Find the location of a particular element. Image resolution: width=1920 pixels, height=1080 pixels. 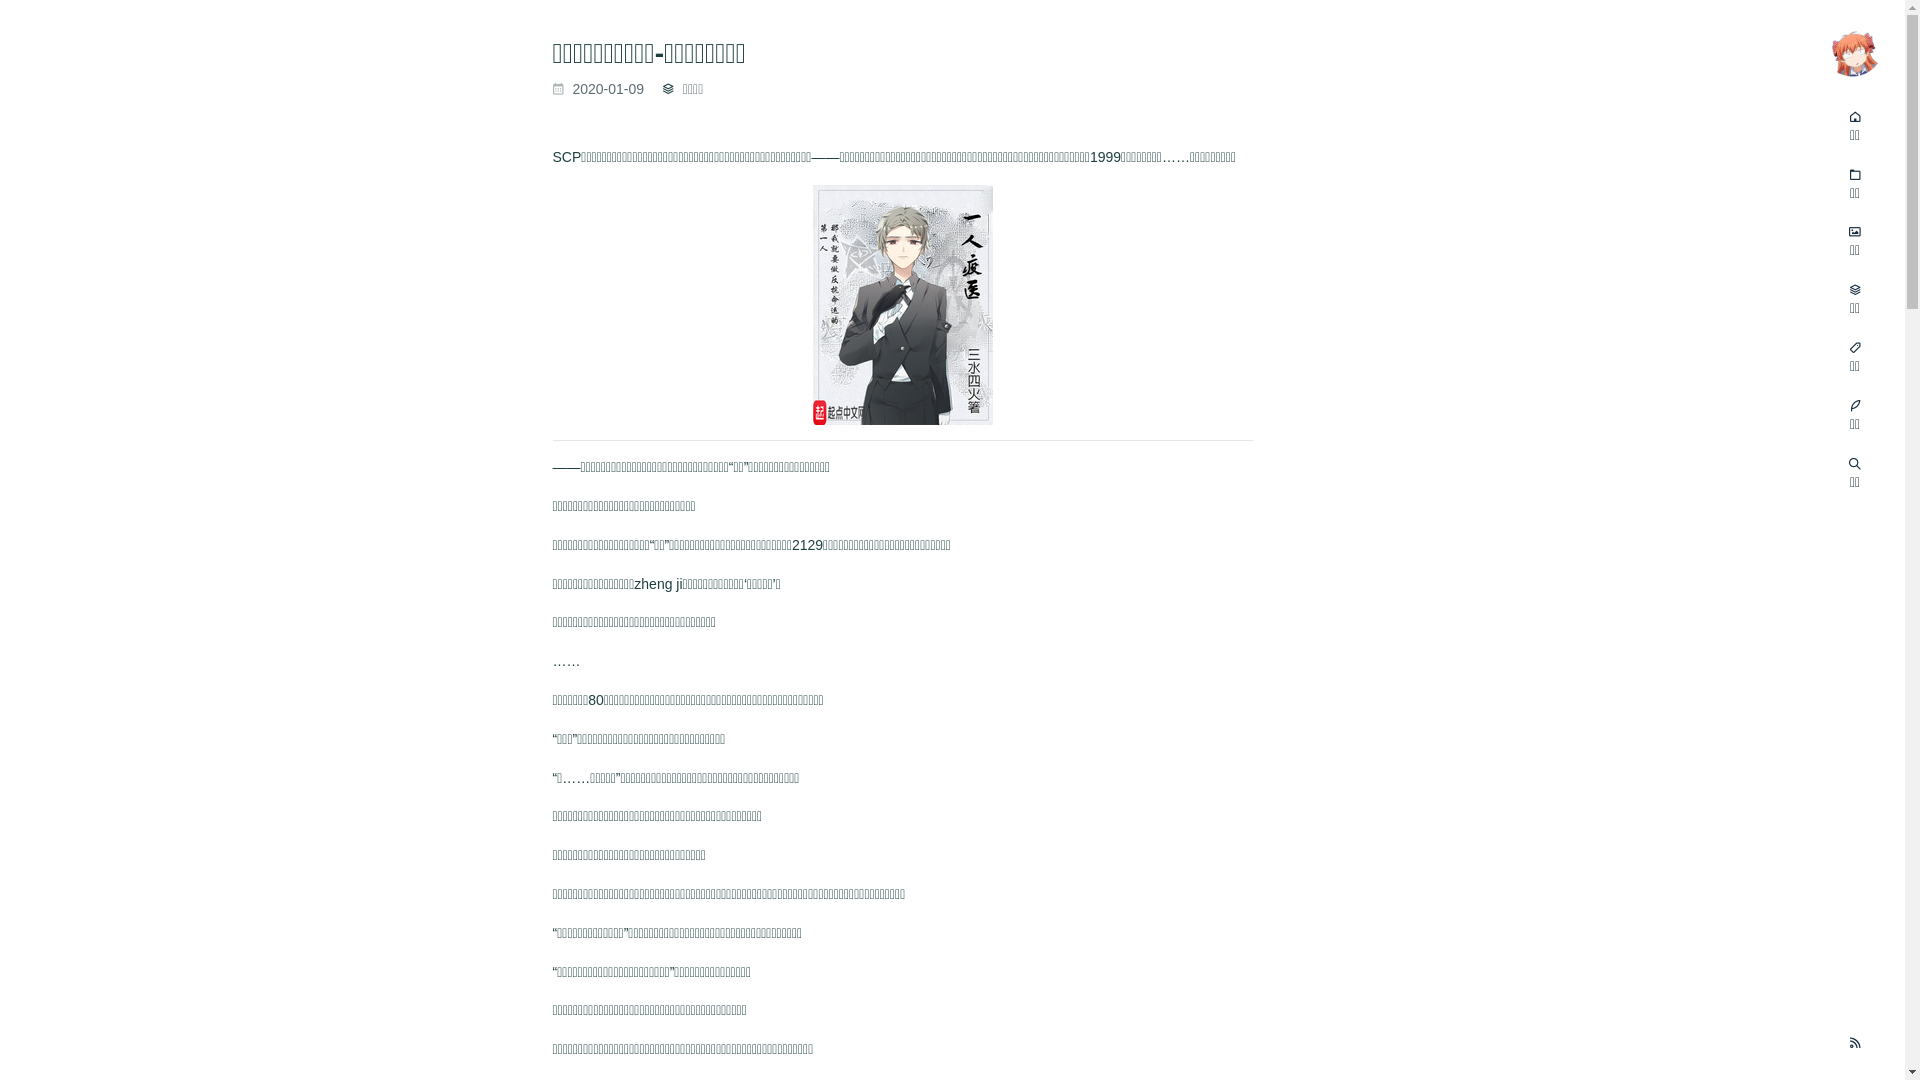

'RSS Feed' is located at coordinates (1804, 1043).